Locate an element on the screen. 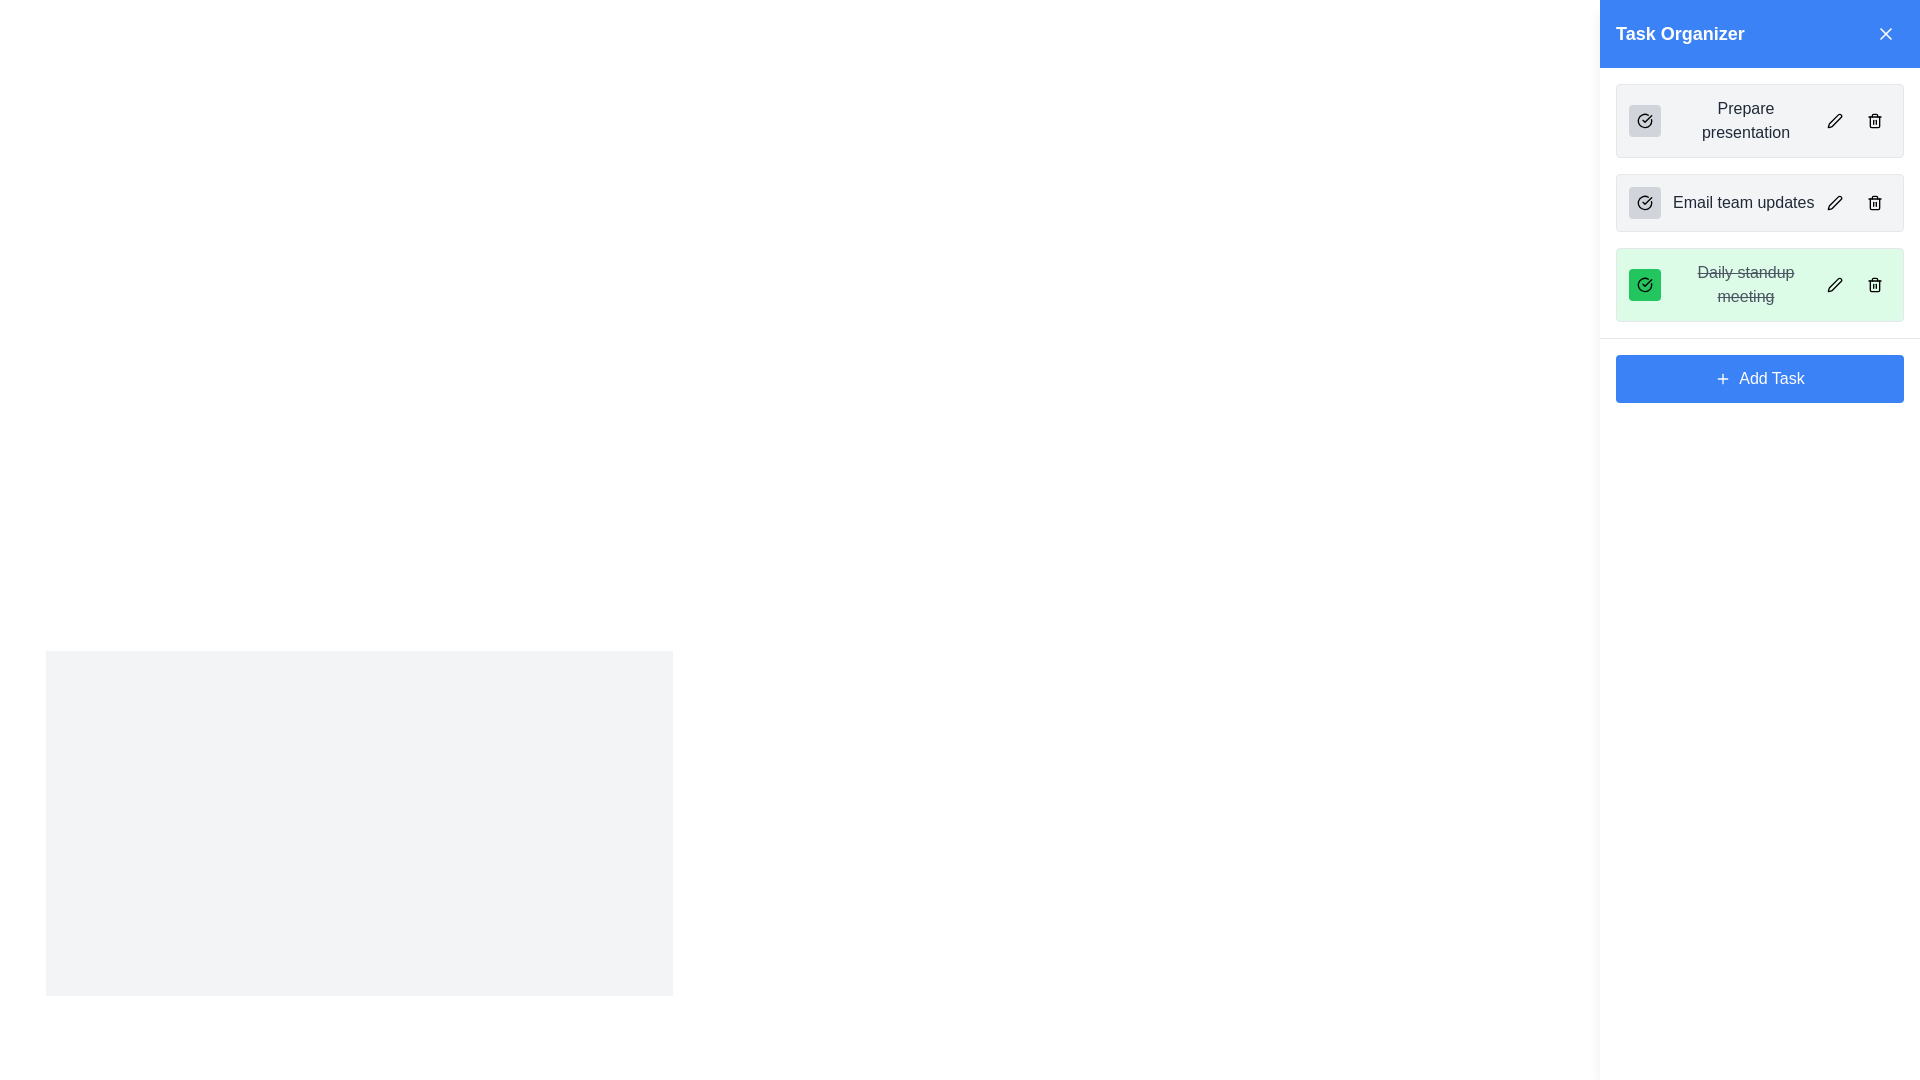  the button with a trash icon for deletion is located at coordinates (1874, 285).